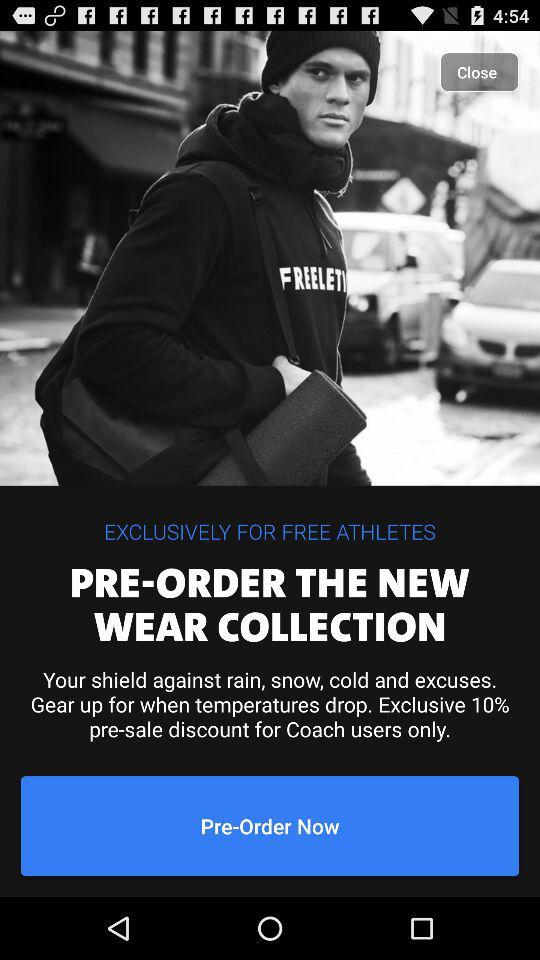 The width and height of the screenshot is (540, 960). What do you see at coordinates (270, 704) in the screenshot?
I see `icon below the pre order the` at bounding box center [270, 704].